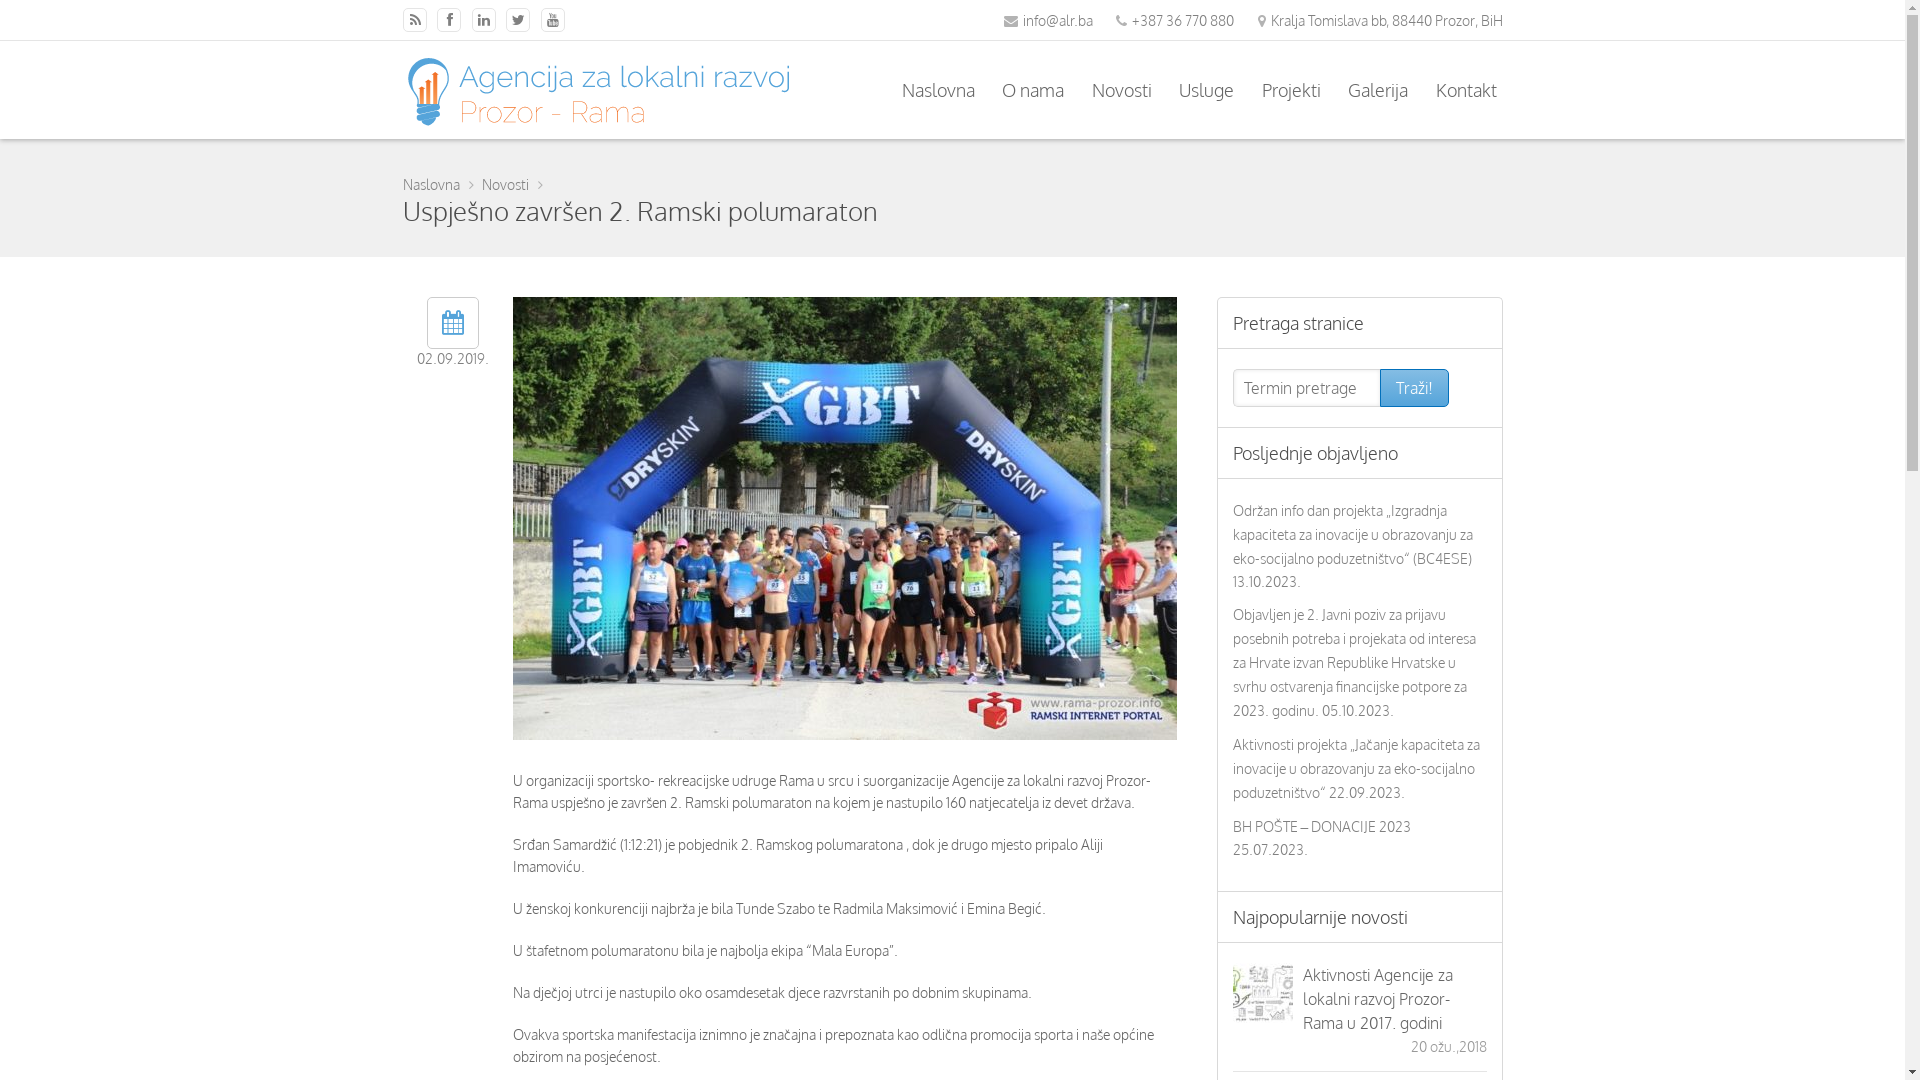 The height and width of the screenshot is (1080, 1920). I want to click on 'Projekti', so click(1291, 88).